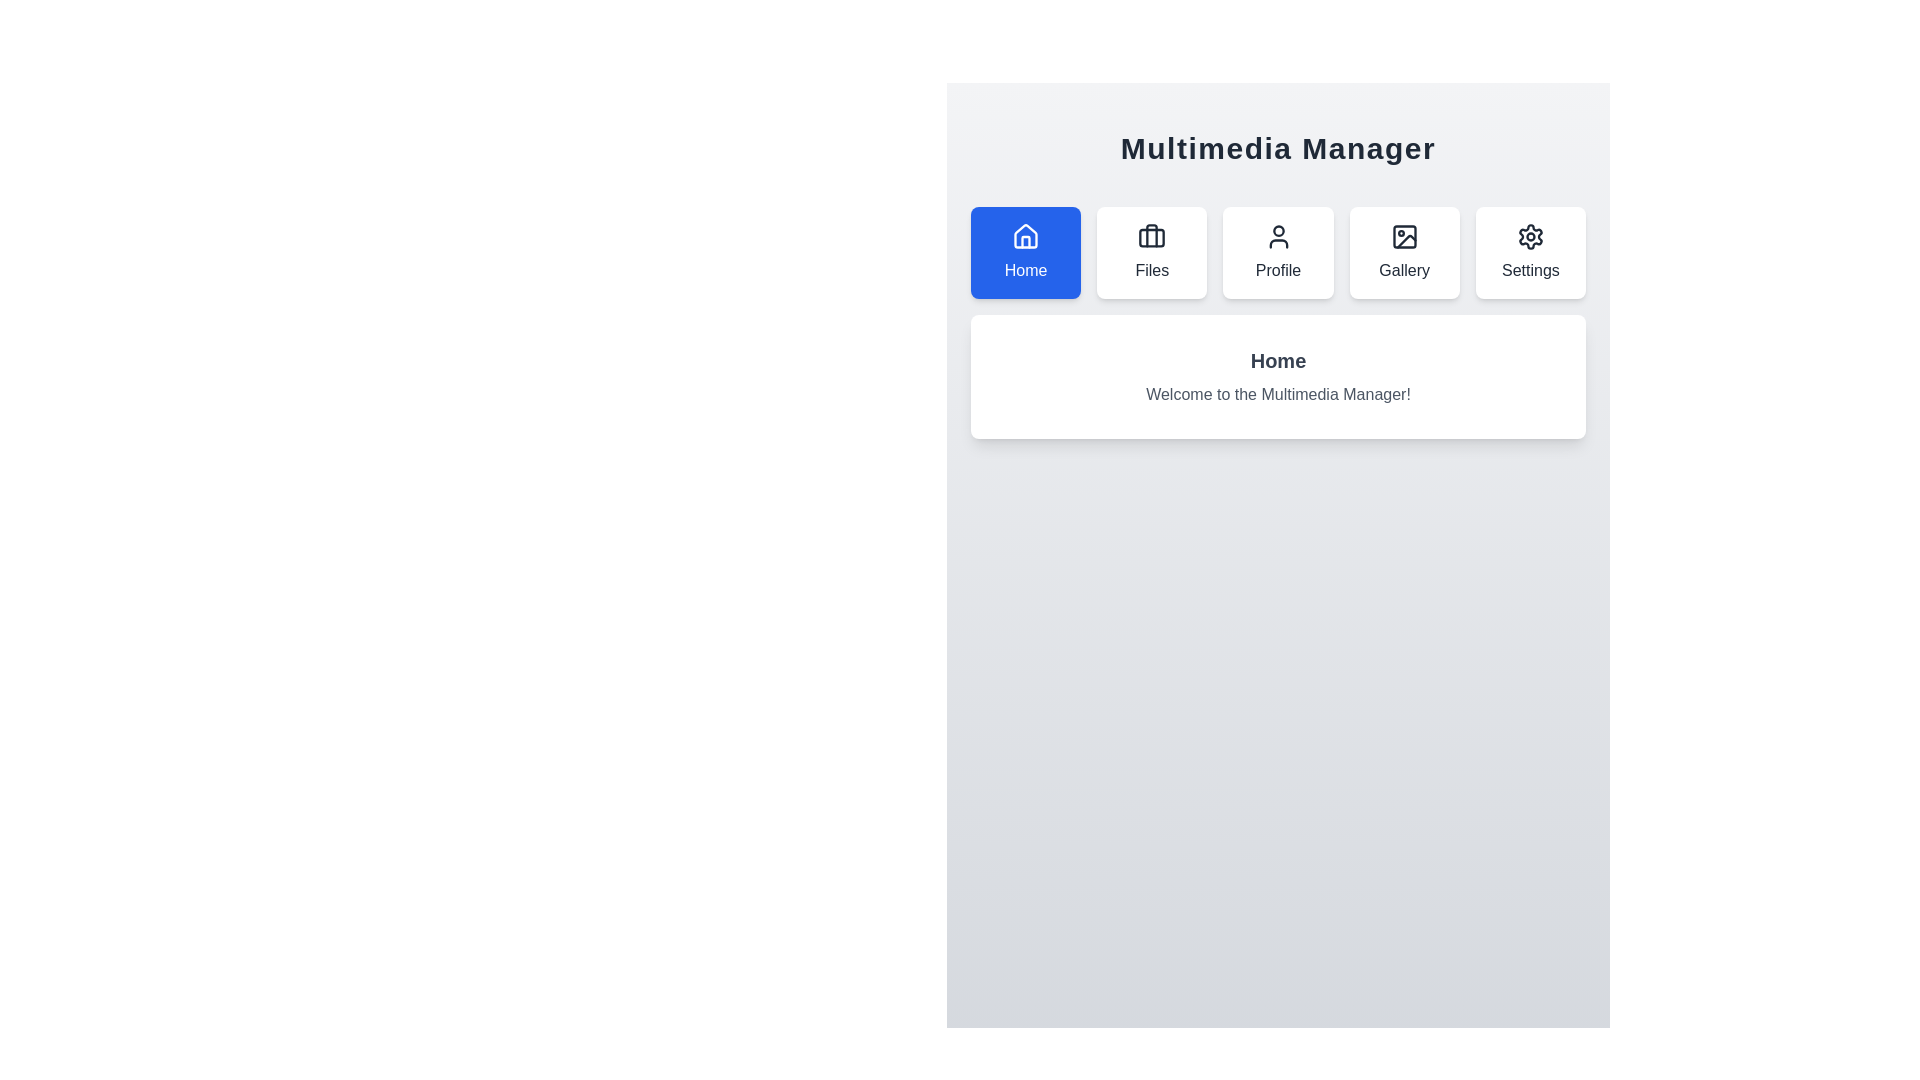 This screenshot has width=1920, height=1080. Describe the element at coordinates (1152, 235) in the screenshot. I see `the briefcase-like icon in the 'Files' button of the horizontal navigation menu, which is located between the 'Home' and 'Profile' buttons` at that location.